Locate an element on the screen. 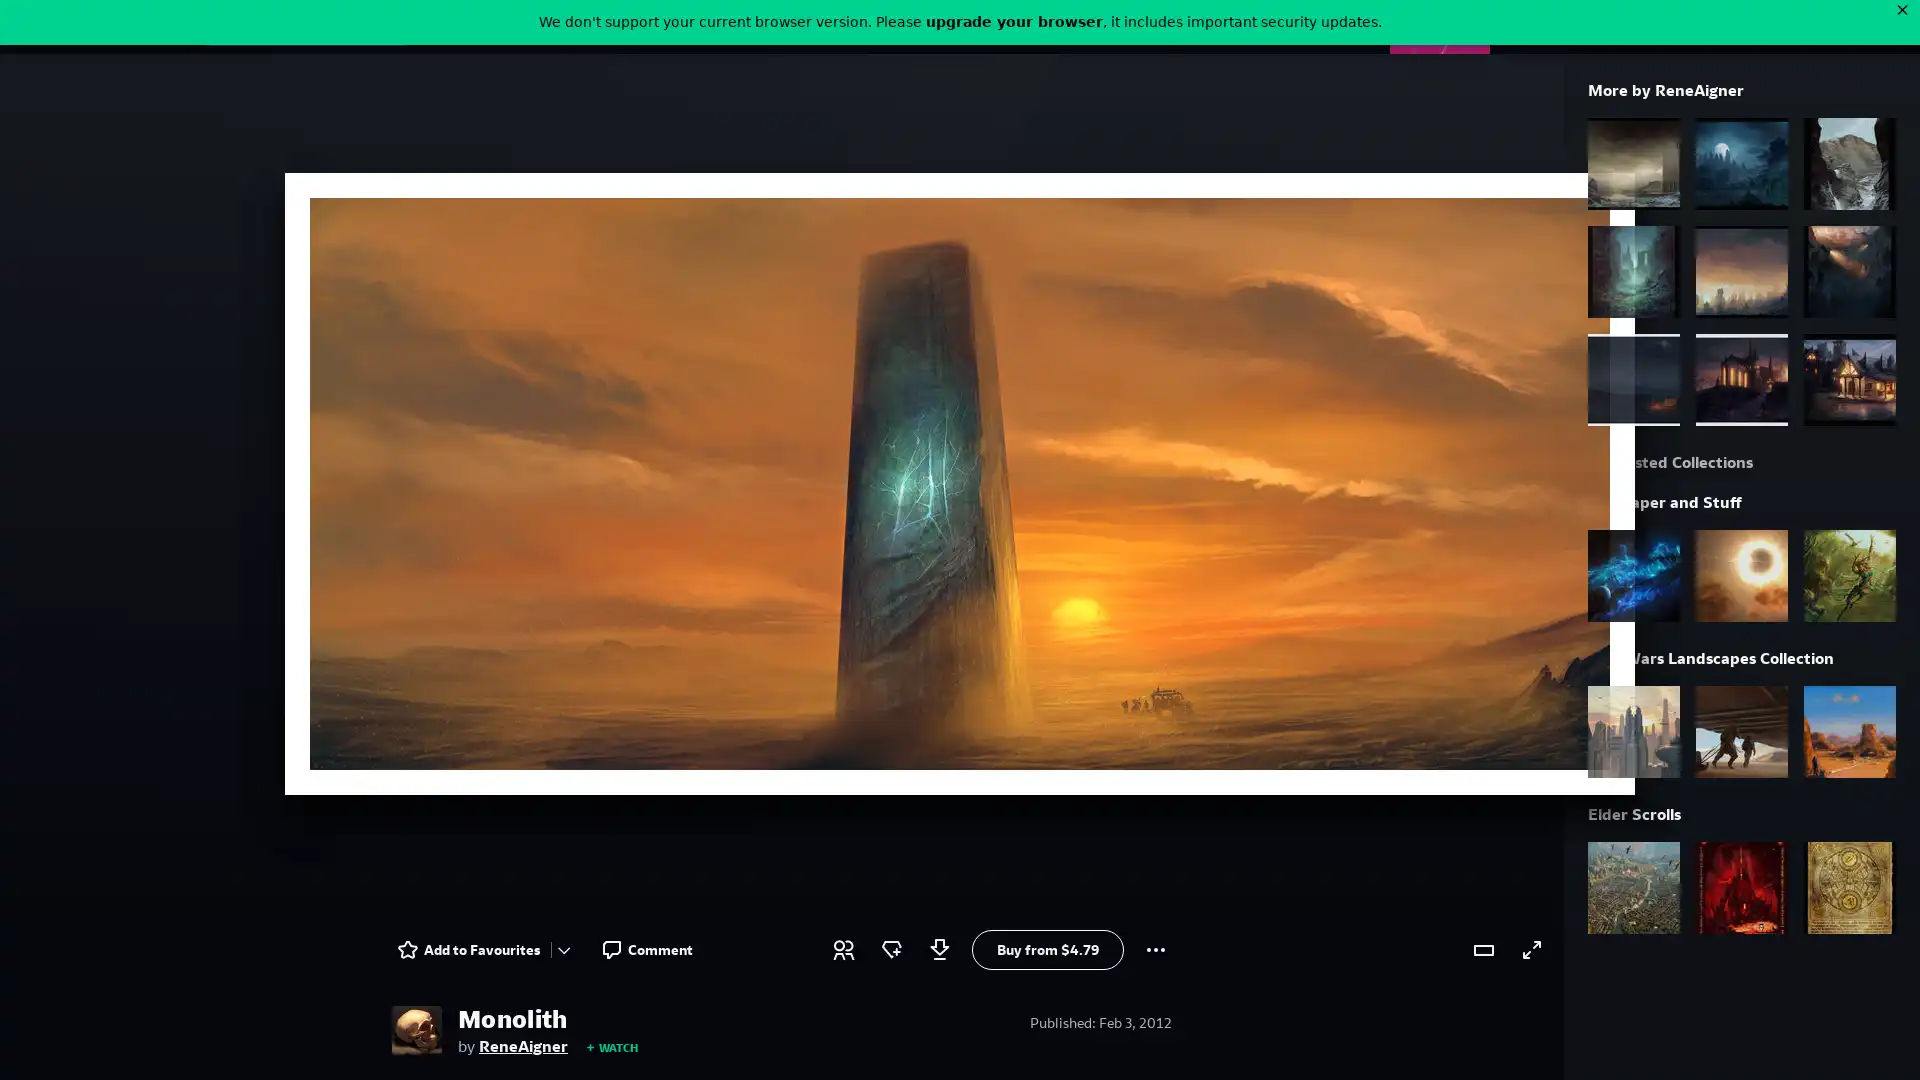  Award a badge is located at coordinates (891, 948).